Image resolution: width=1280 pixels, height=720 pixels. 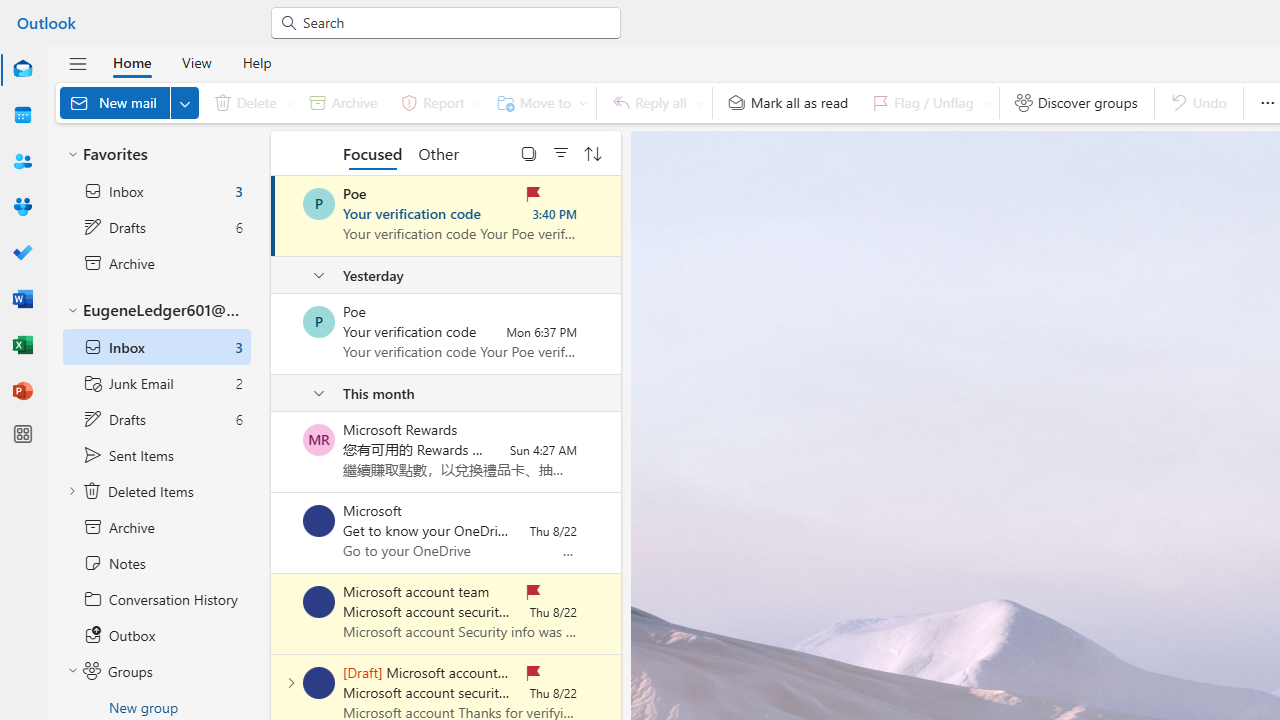 I want to click on 'EugeneLedger601@outlook.com', so click(x=155, y=311).